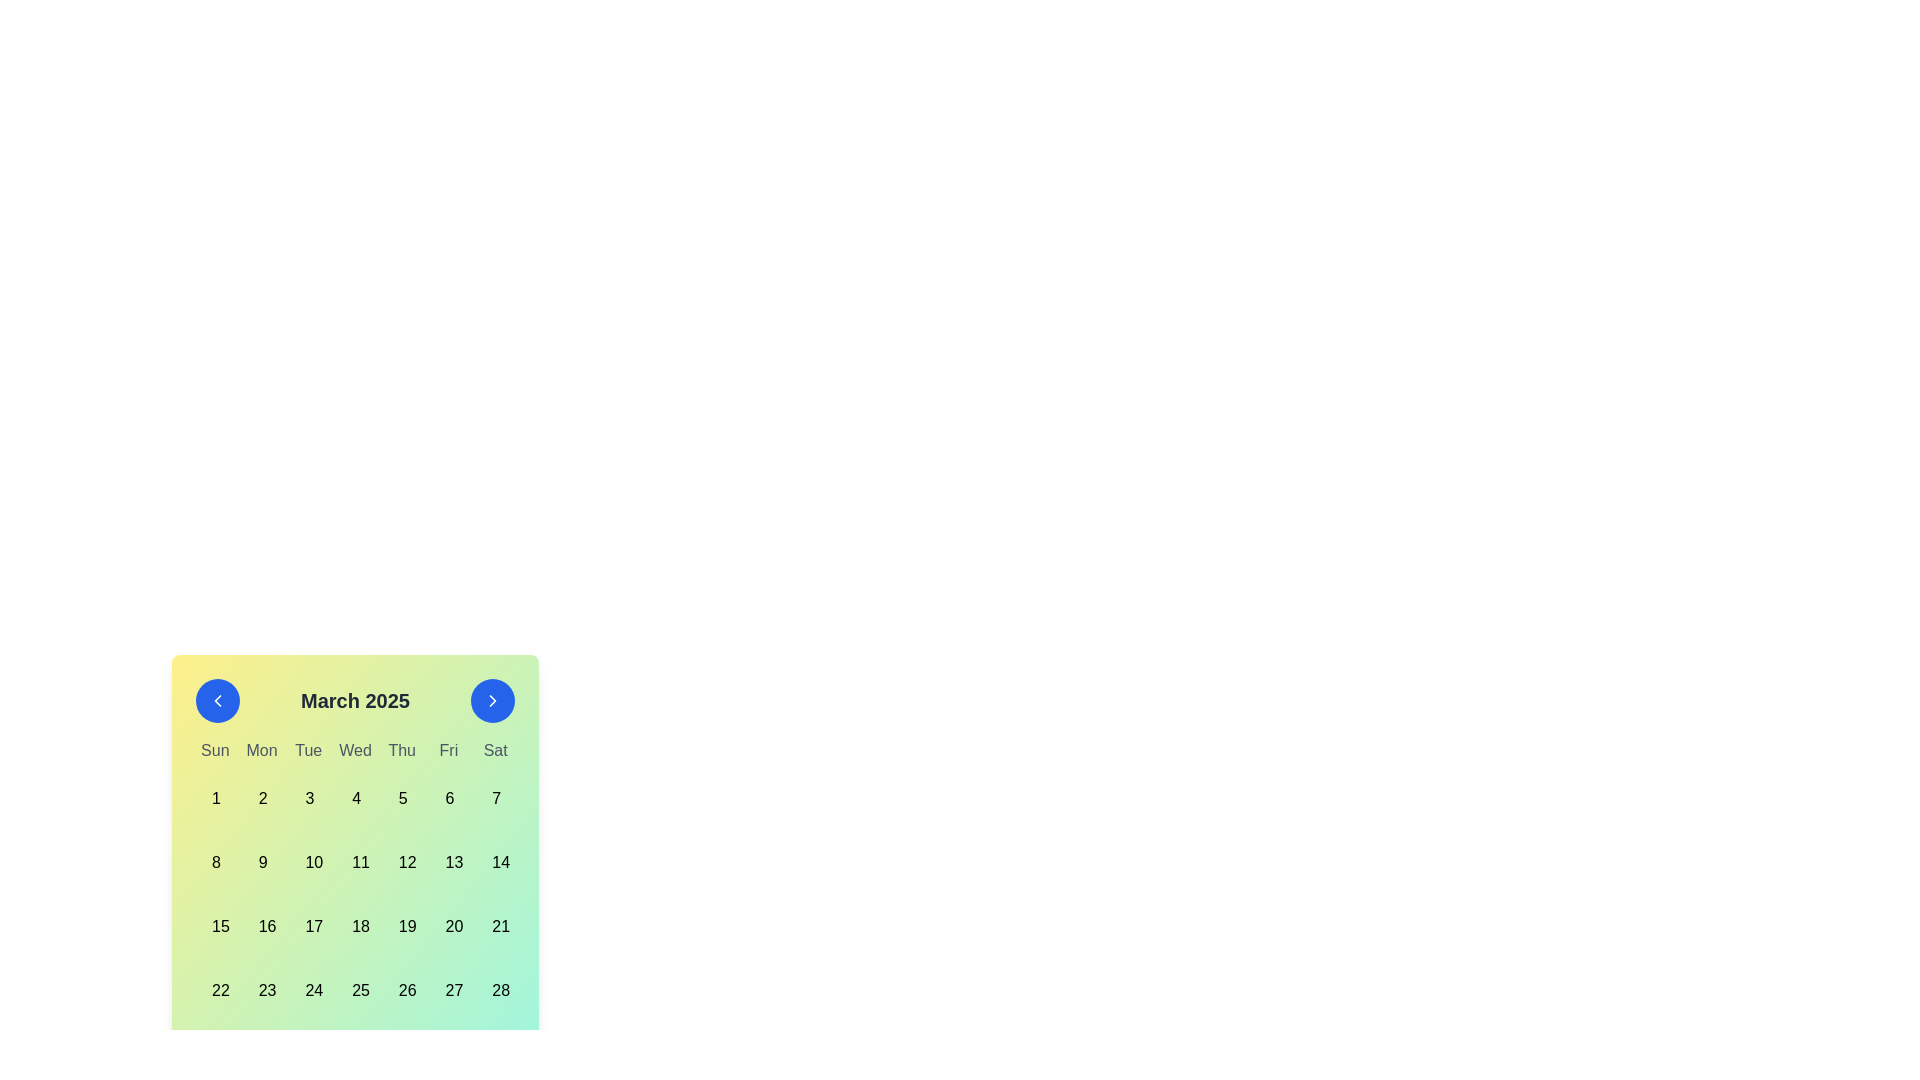  Describe the element at coordinates (307, 991) in the screenshot. I see `the Calendar Day Item representing the date 24 in the March 2025 calendar, located in the sixth row and fourth column under 'Tue'` at that location.